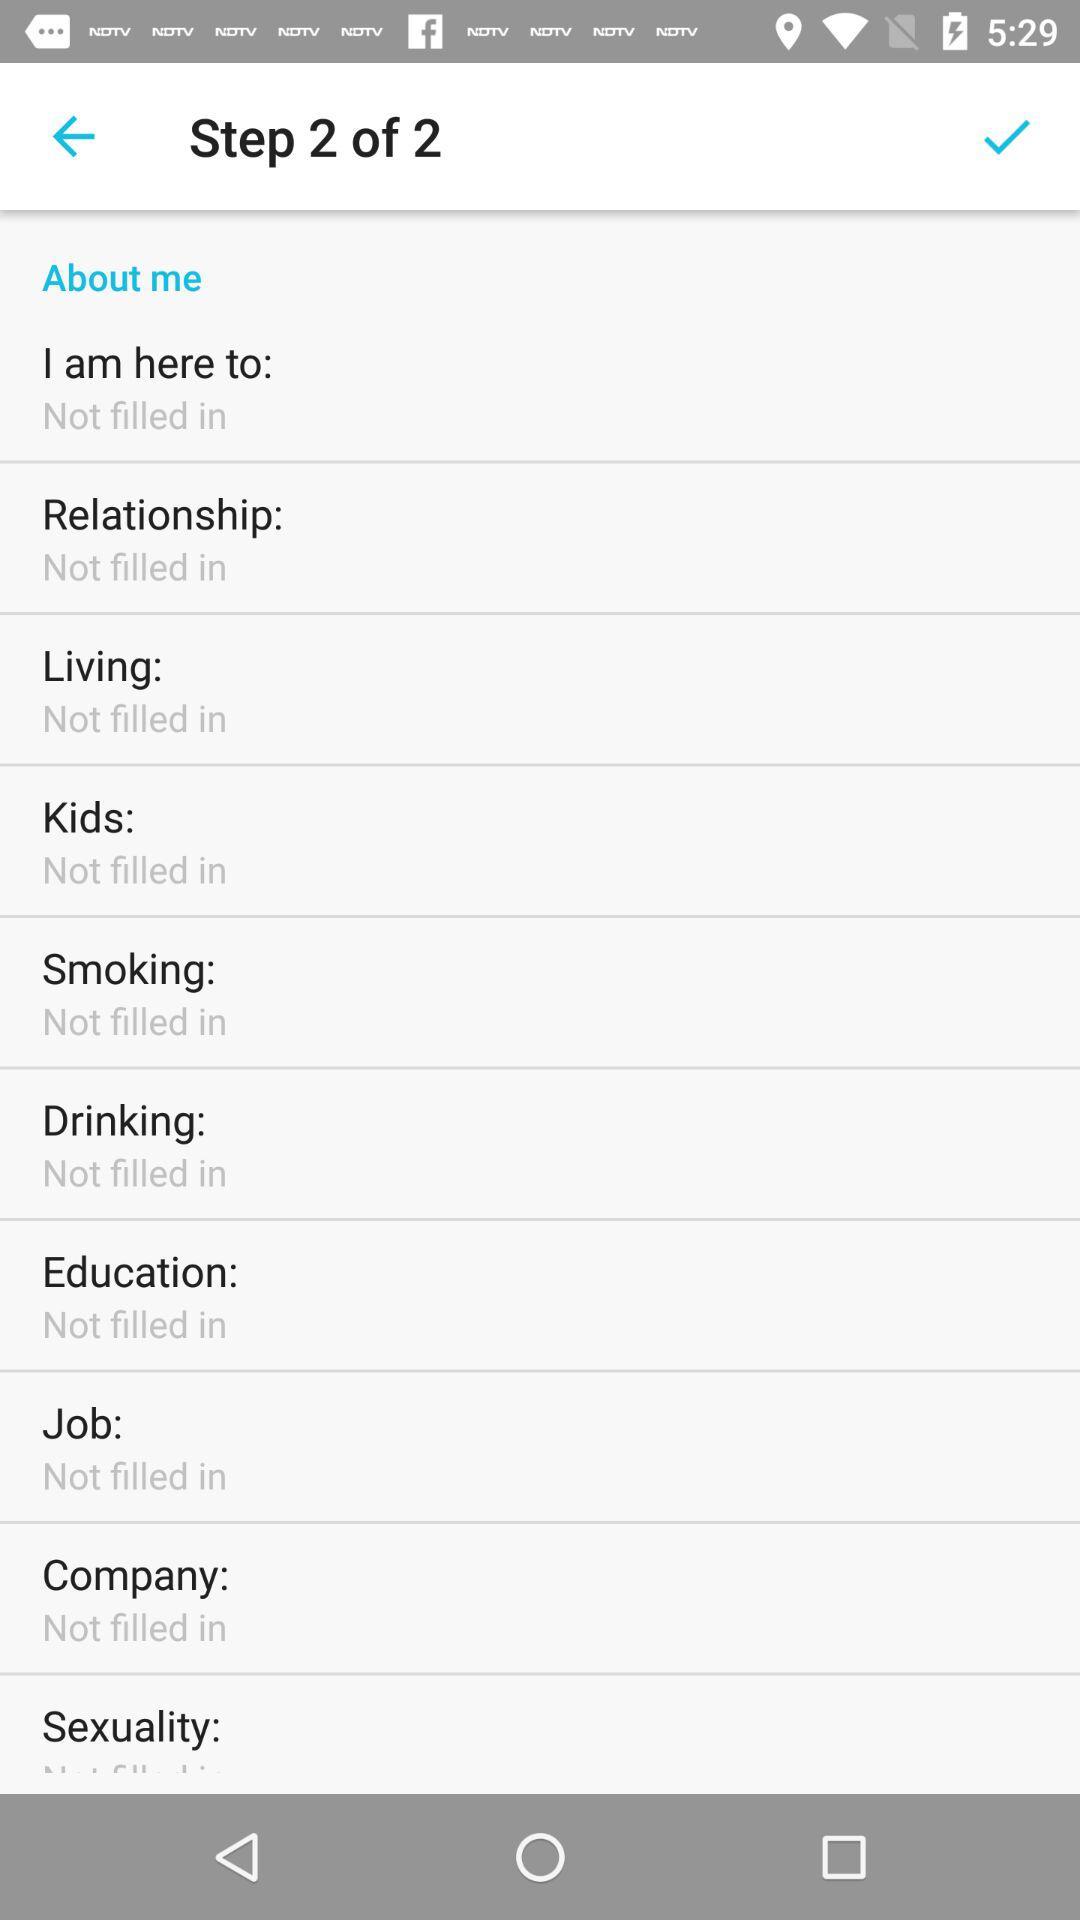 Image resolution: width=1080 pixels, height=1920 pixels. Describe the element at coordinates (1006, 135) in the screenshot. I see `icon next to the step 2 of icon` at that location.